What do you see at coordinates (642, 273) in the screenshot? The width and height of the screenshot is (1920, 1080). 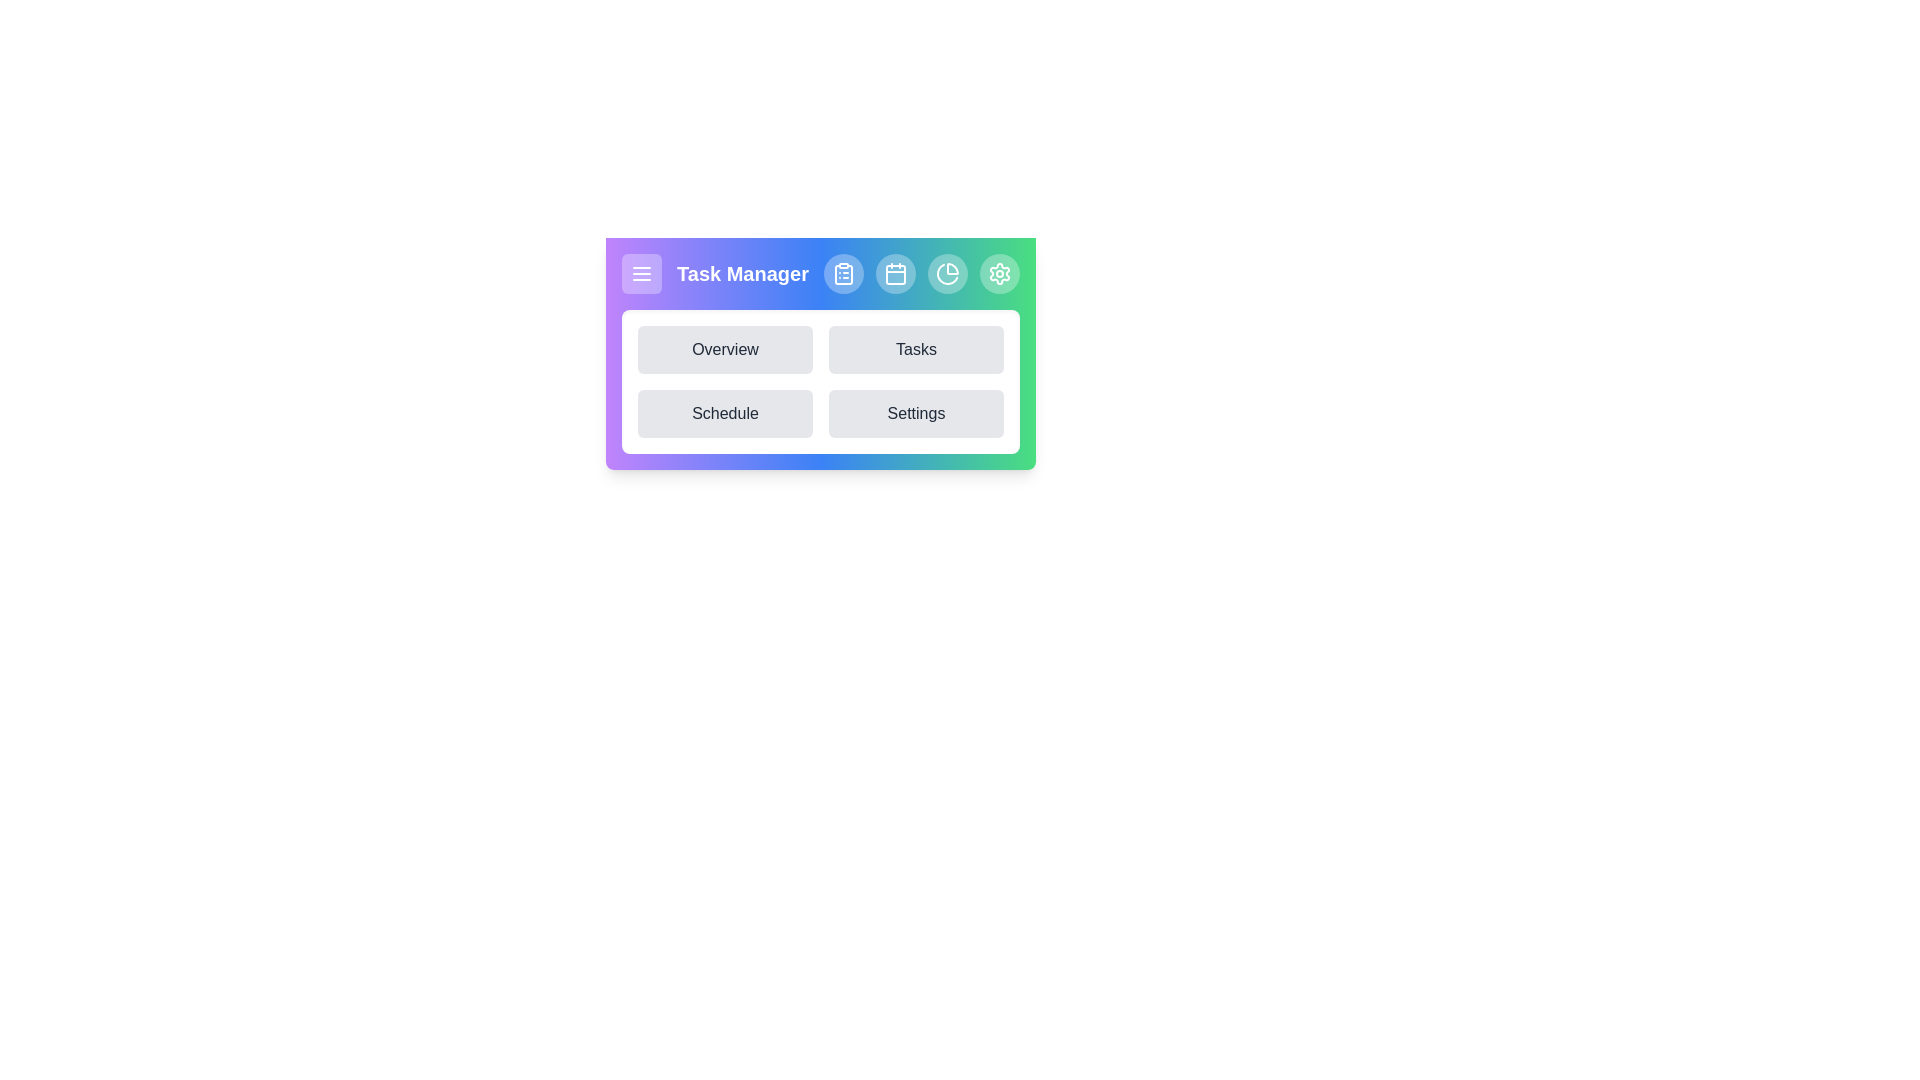 I see `the menu toggle button to toggle the menu visibility` at bounding box center [642, 273].